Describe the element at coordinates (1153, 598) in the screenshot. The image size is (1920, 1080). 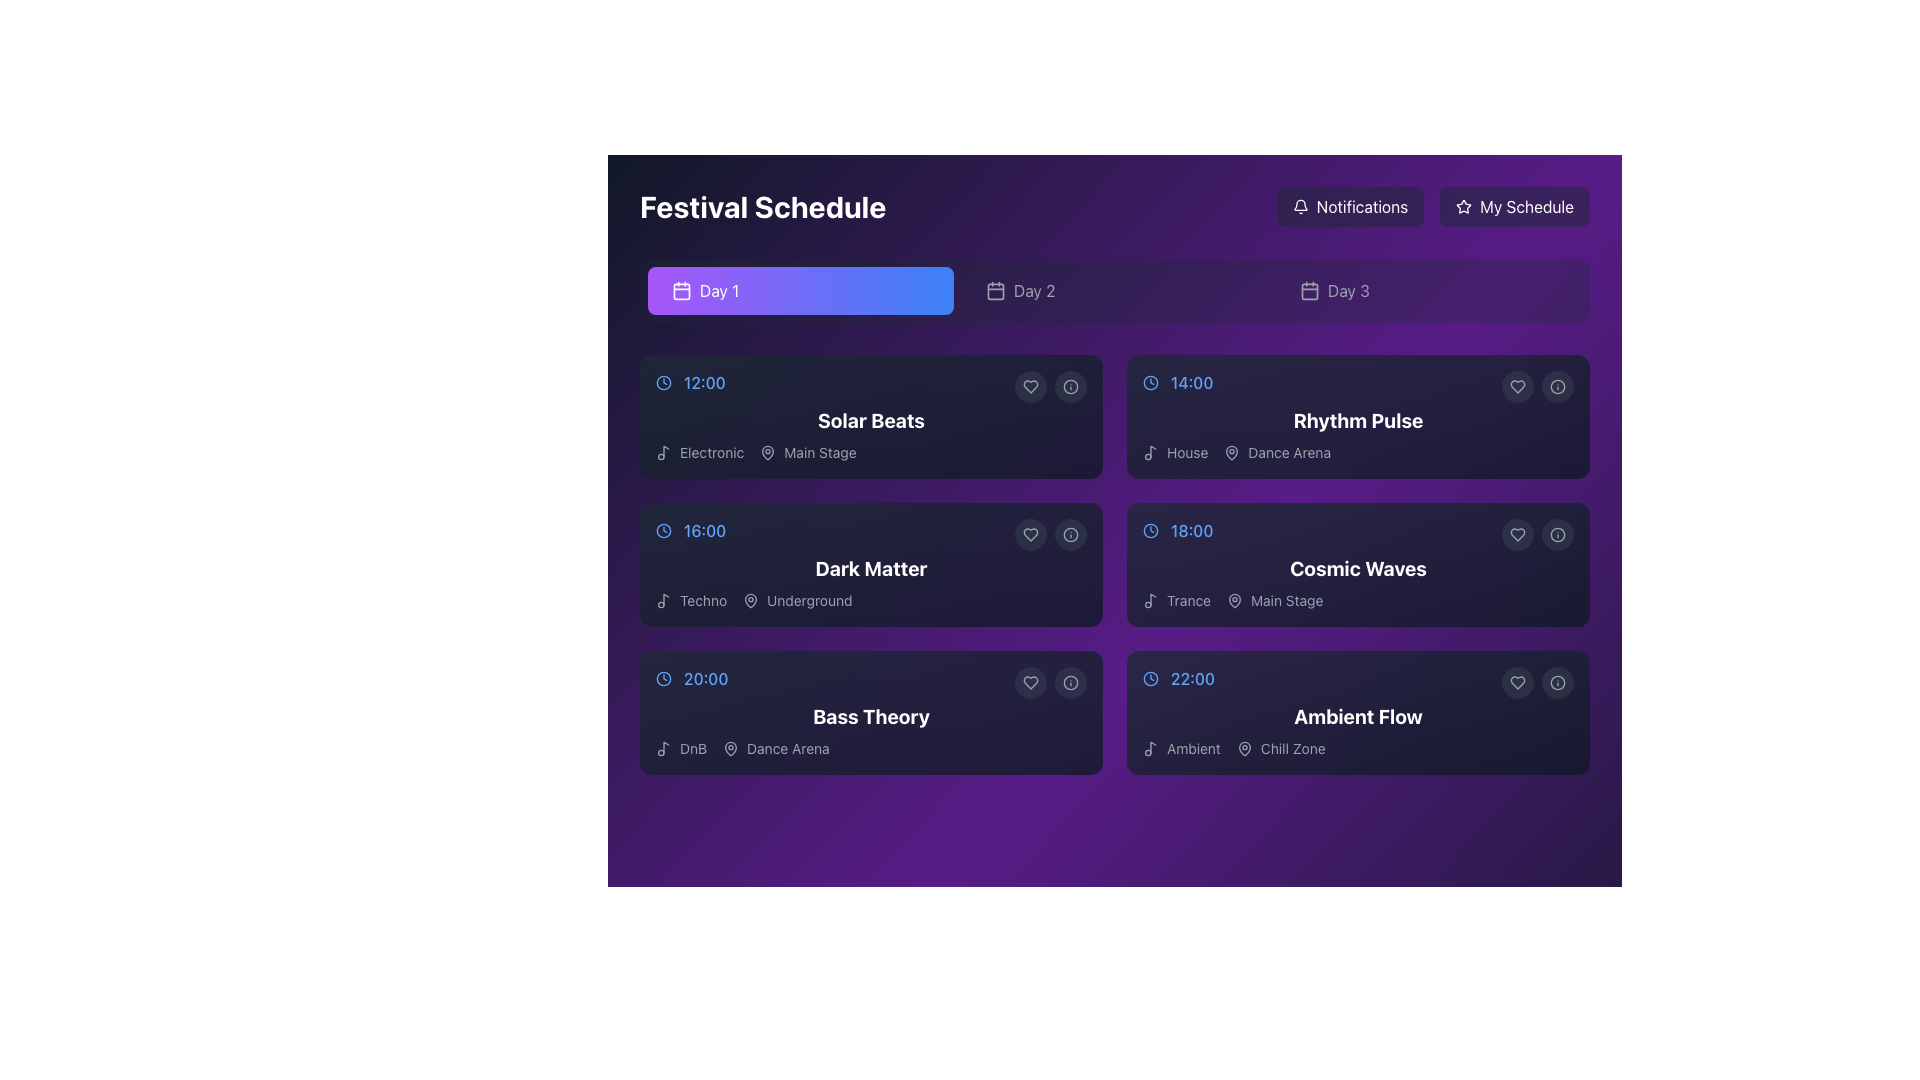
I see `the musical note icon located in the 'Trance' section of the 'Cosmic Waves' schedule card` at that location.